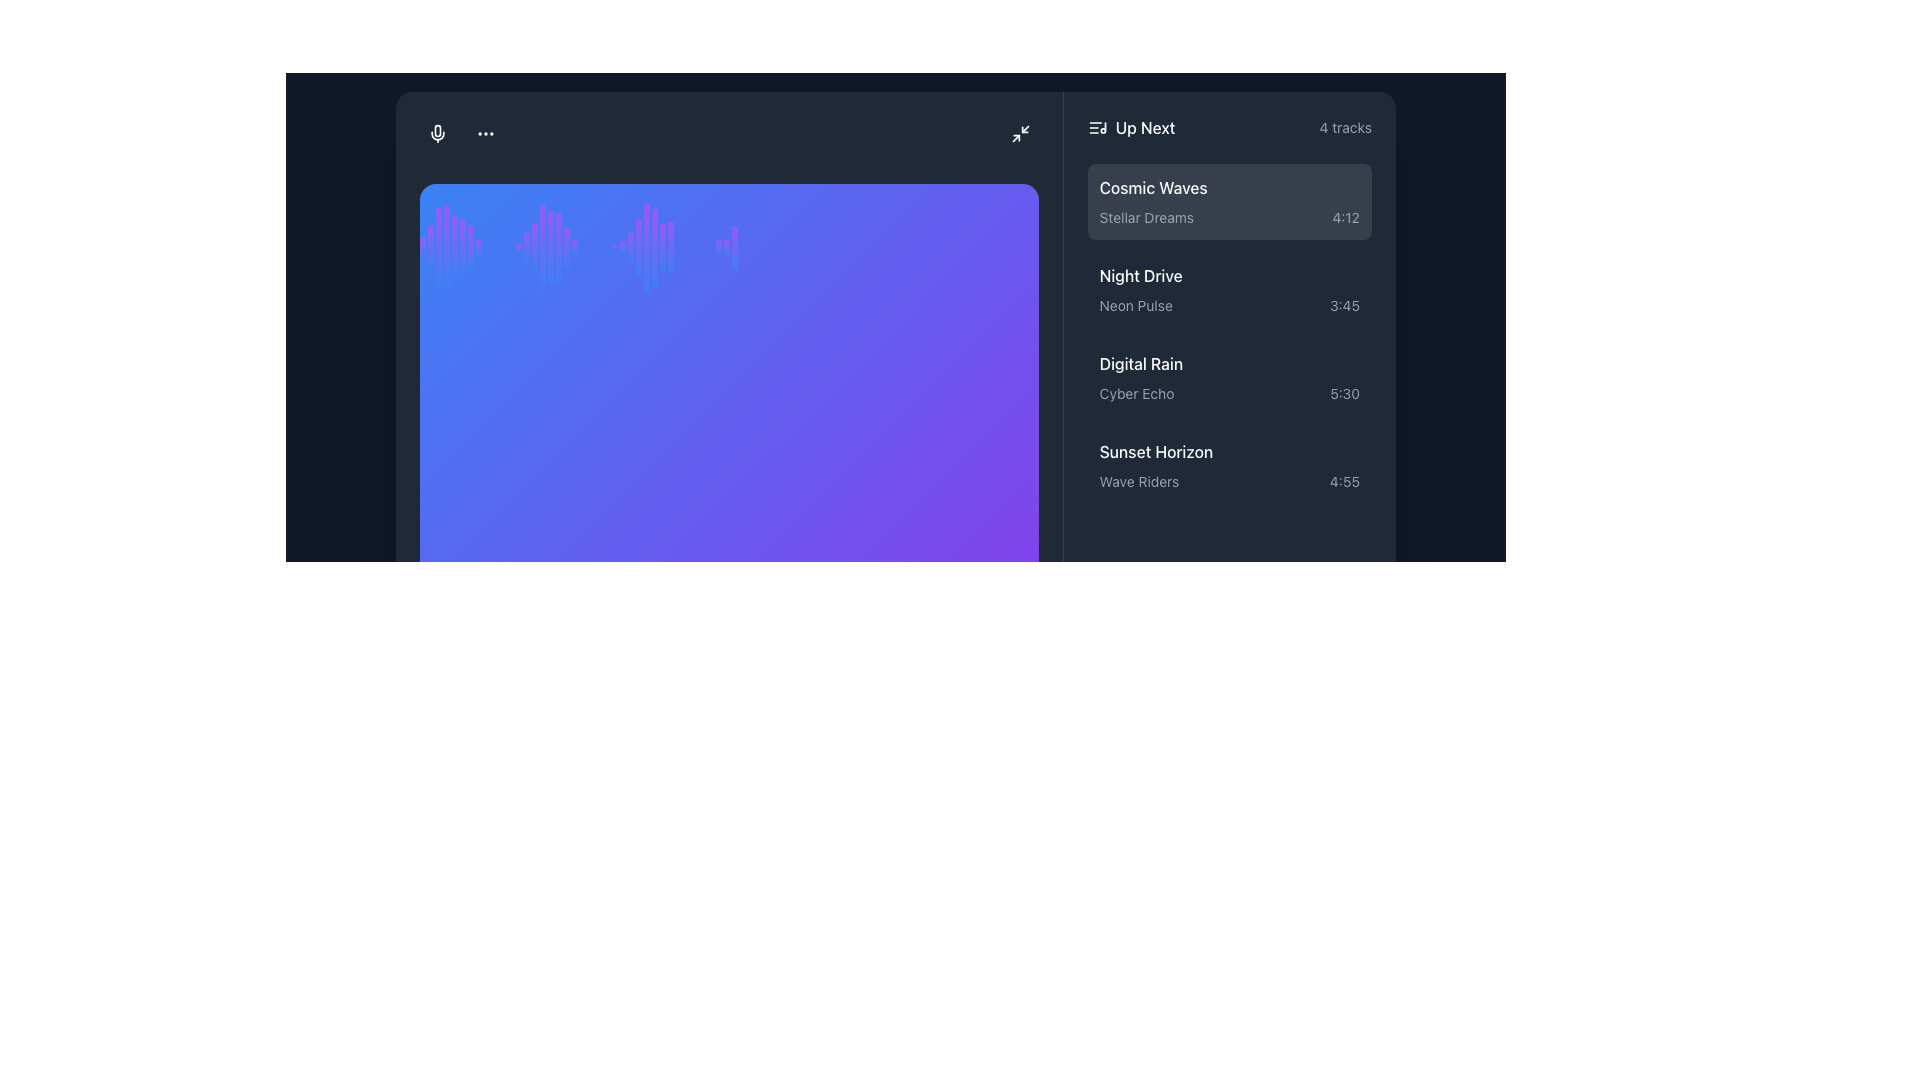 Image resolution: width=1920 pixels, height=1080 pixels. Describe the element at coordinates (1141, 275) in the screenshot. I see `on the text label reading 'Night Drive'` at that location.